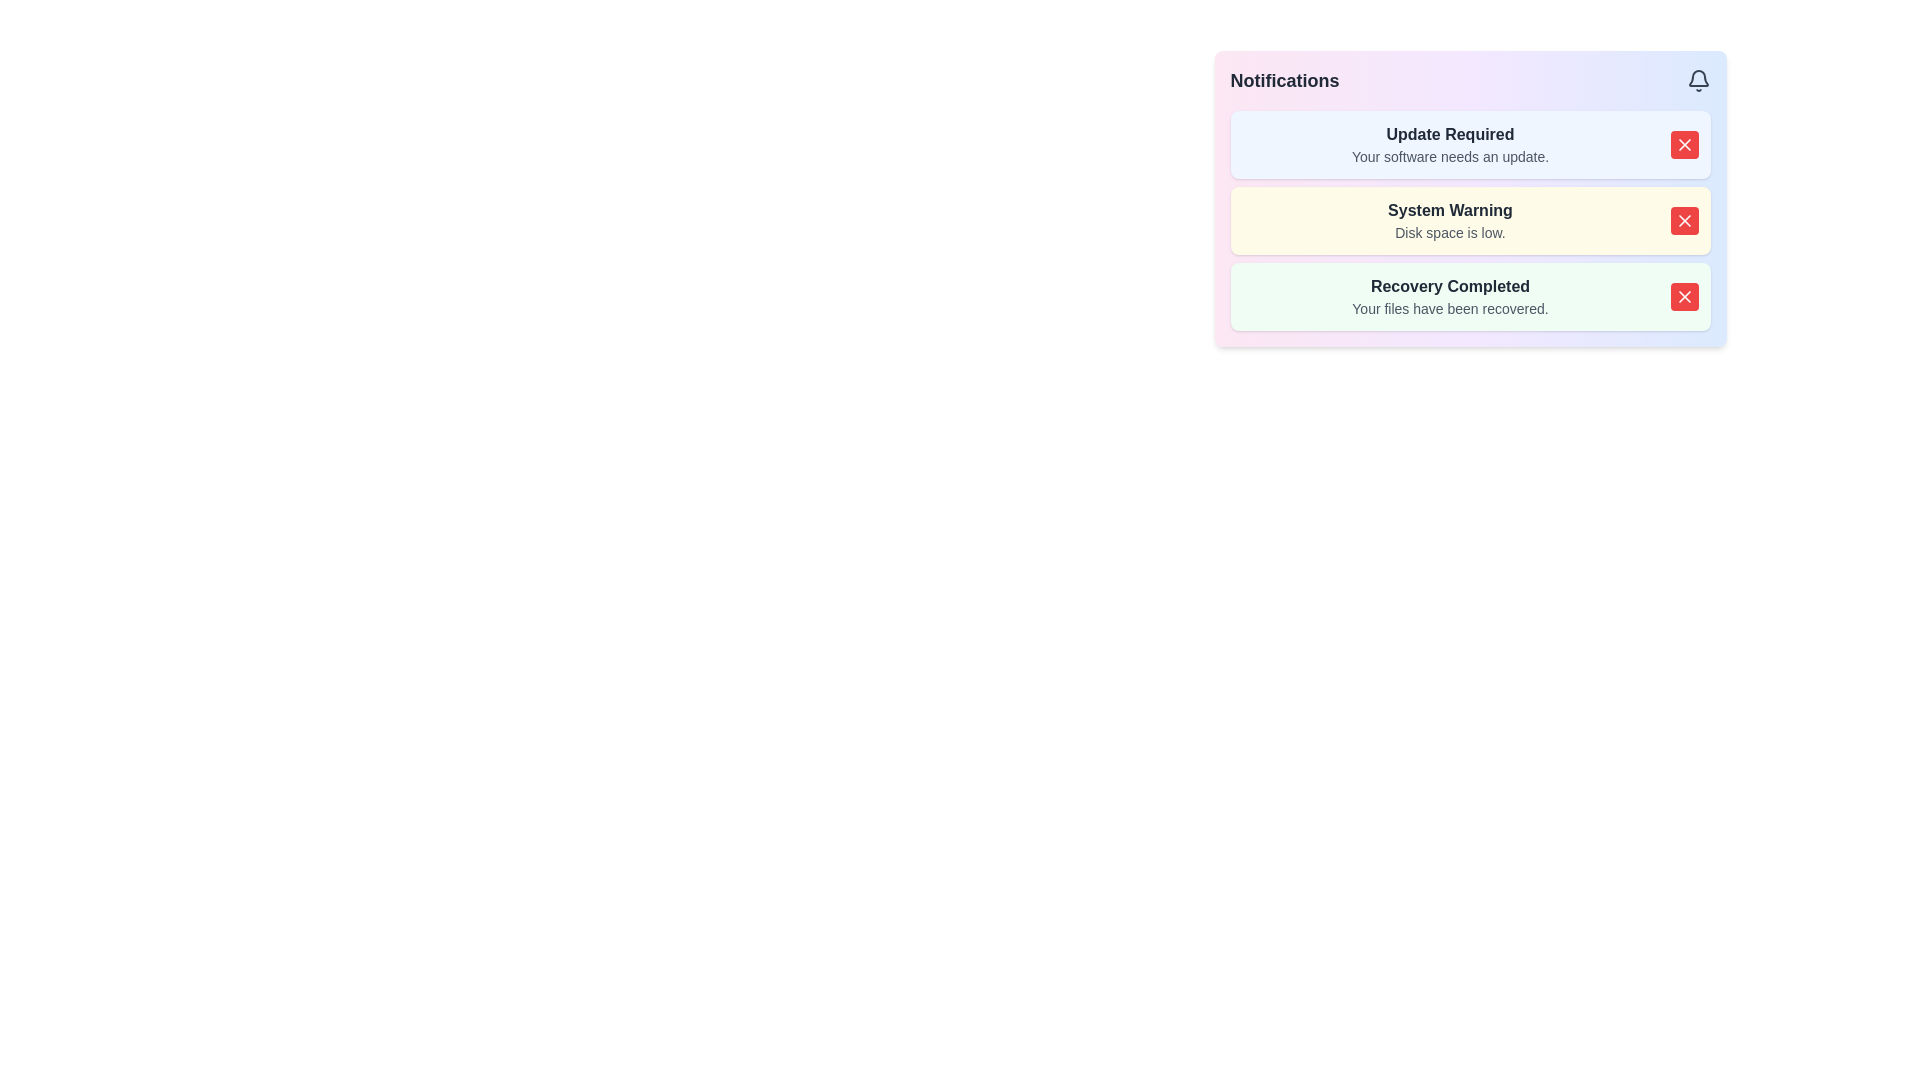 The width and height of the screenshot is (1920, 1080). Describe the element at coordinates (1683, 297) in the screenshot. I see `the close button of the 'Recovery Completed' notification card, which is located in the top-right corner of the notifications panel` at that location.